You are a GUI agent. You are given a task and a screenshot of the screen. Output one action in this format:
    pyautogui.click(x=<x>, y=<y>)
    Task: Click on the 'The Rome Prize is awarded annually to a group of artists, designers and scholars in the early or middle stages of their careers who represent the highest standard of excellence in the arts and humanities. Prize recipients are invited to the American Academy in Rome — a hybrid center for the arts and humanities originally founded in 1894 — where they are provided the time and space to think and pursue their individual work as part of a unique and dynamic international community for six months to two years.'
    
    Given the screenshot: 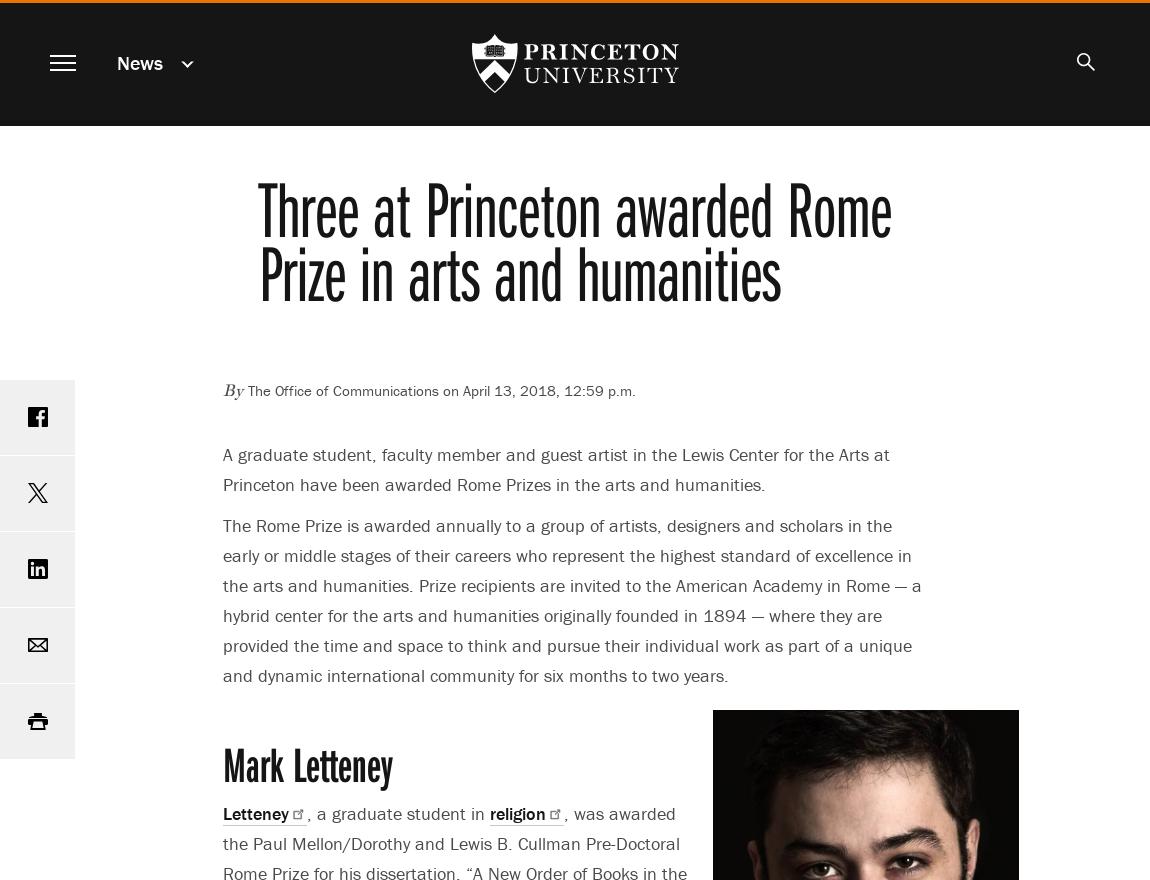 What is the action you would take?
    pyautogui.click(x=572, y=599)
    